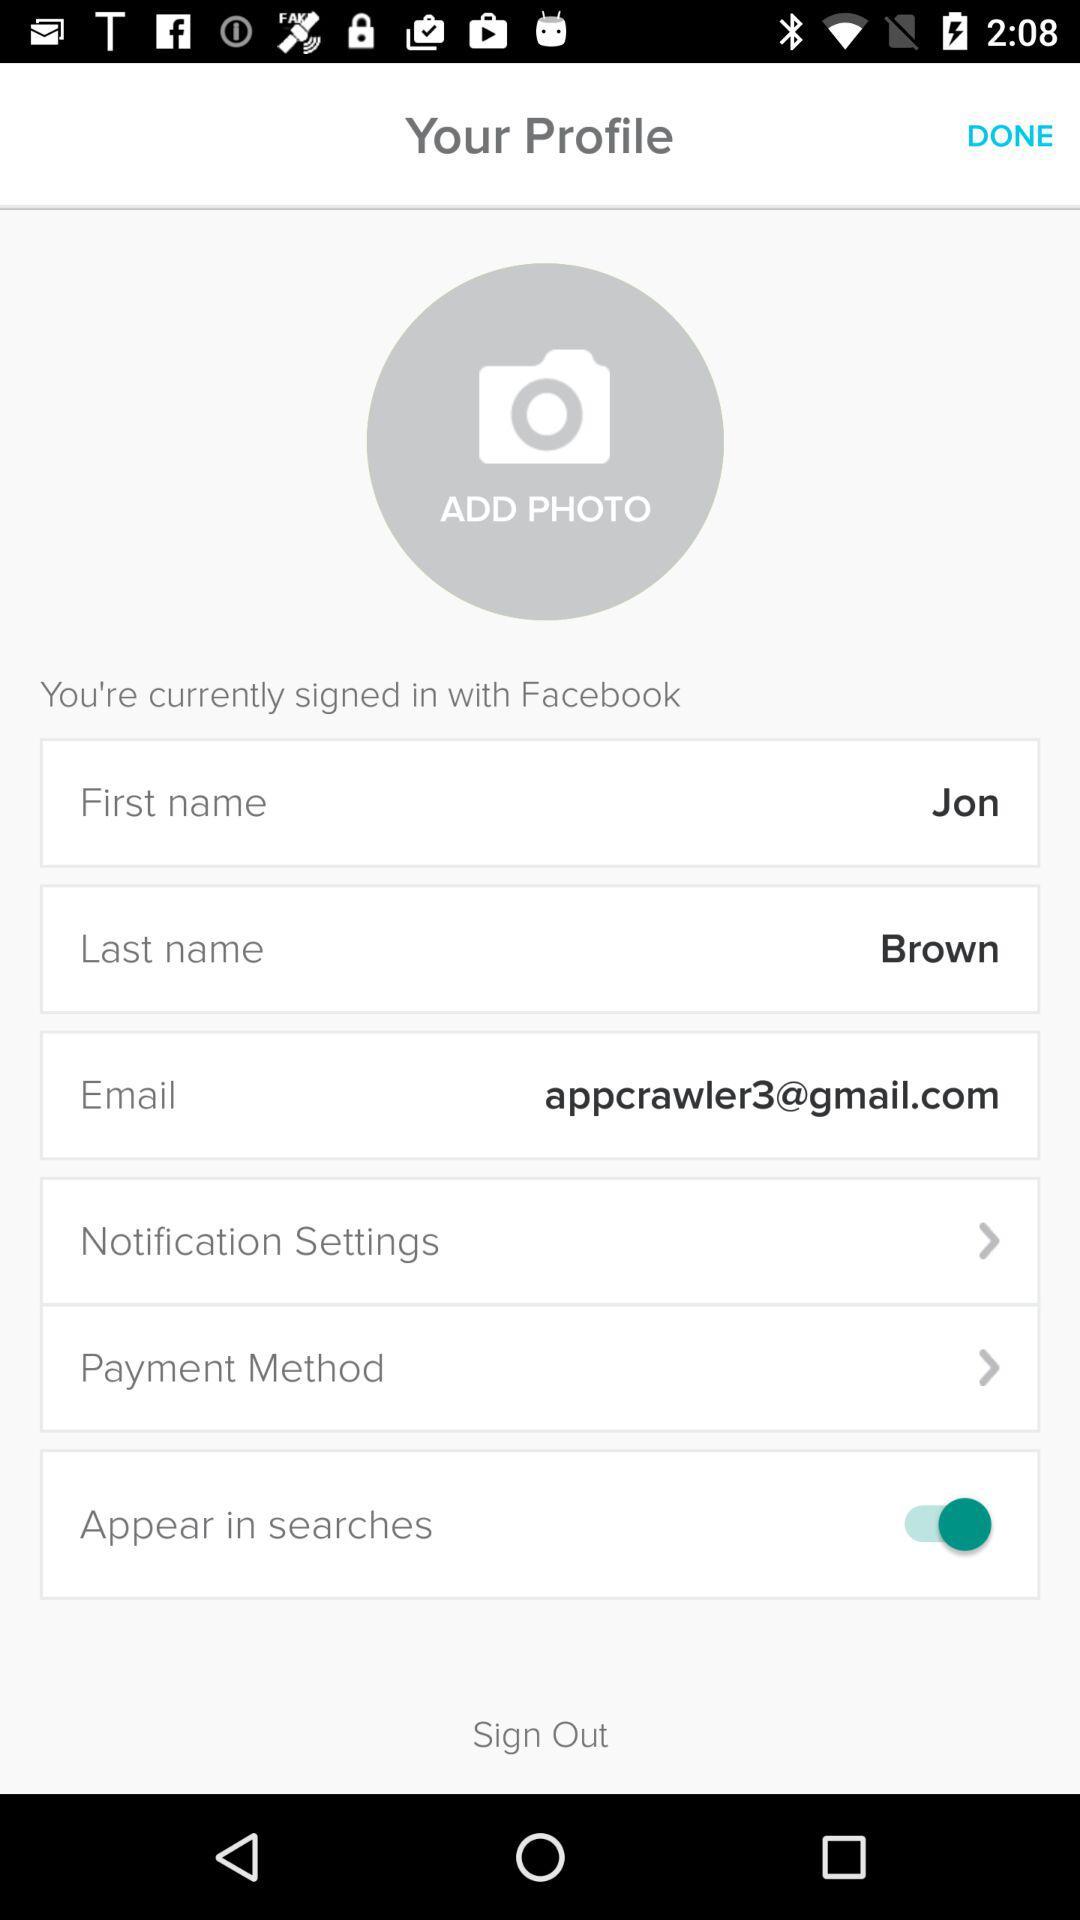 This screenshot has height=1920, width=1080. What do you see at coordinates (1010, 135) in the screenshot?
I see `icon above the you re currently icon` at bounding box center [1010, 135].